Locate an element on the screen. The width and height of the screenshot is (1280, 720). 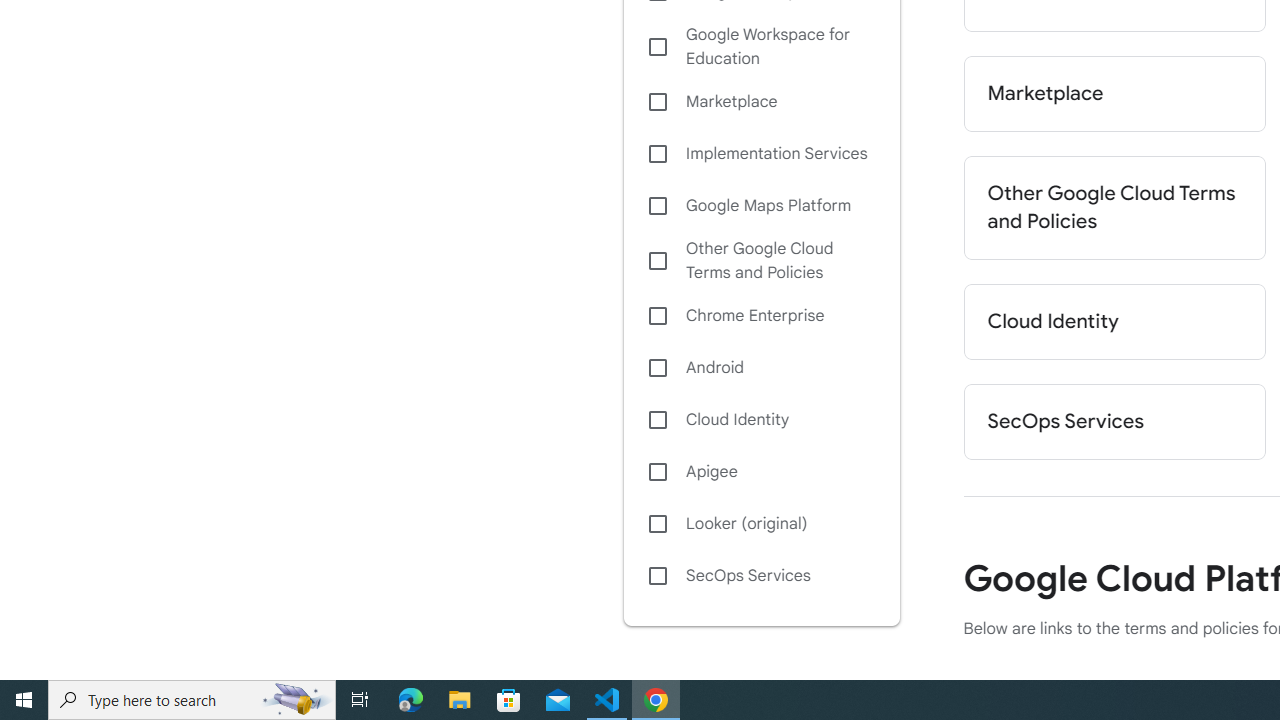
'Other Google Cloud Terms and Policies' is located at coordinates (760, 260).